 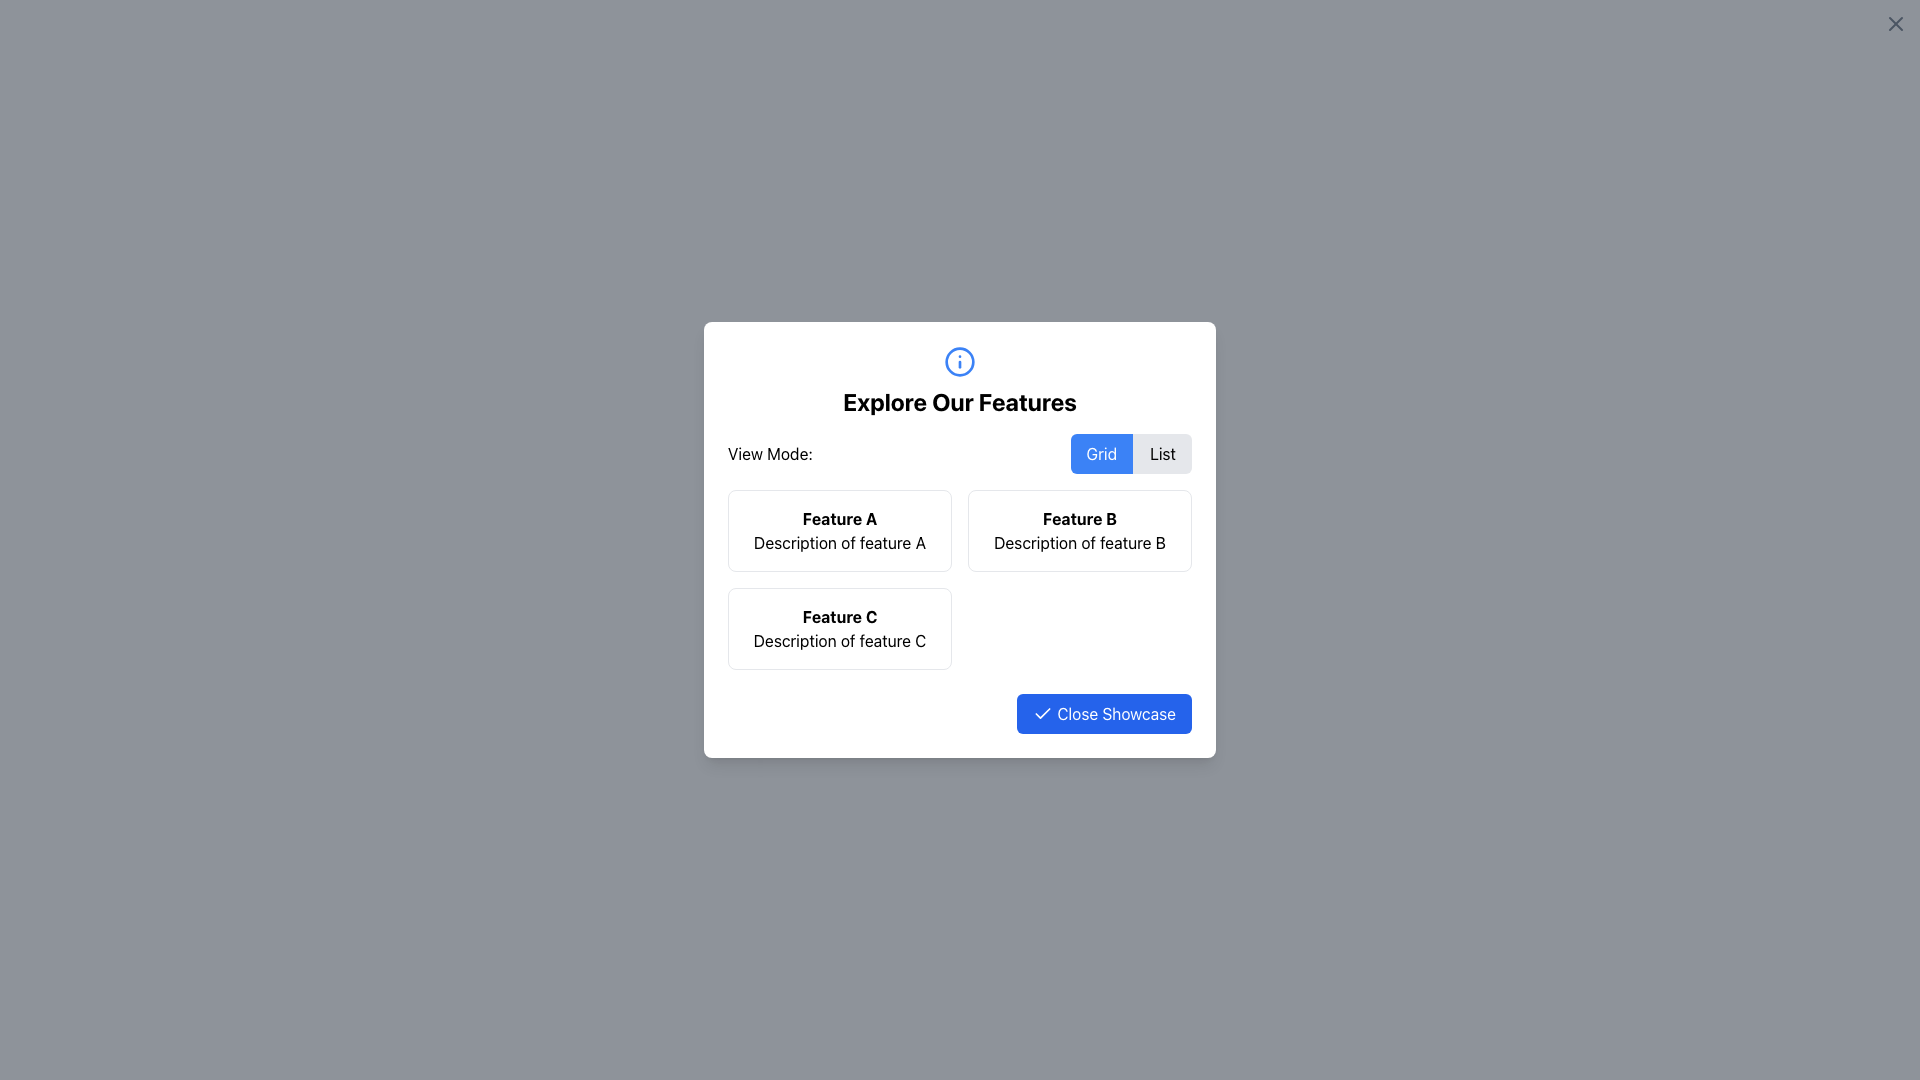 I want to click on the close button located at the bottom-right corner of the card layout, so click(x=1103, y=712).